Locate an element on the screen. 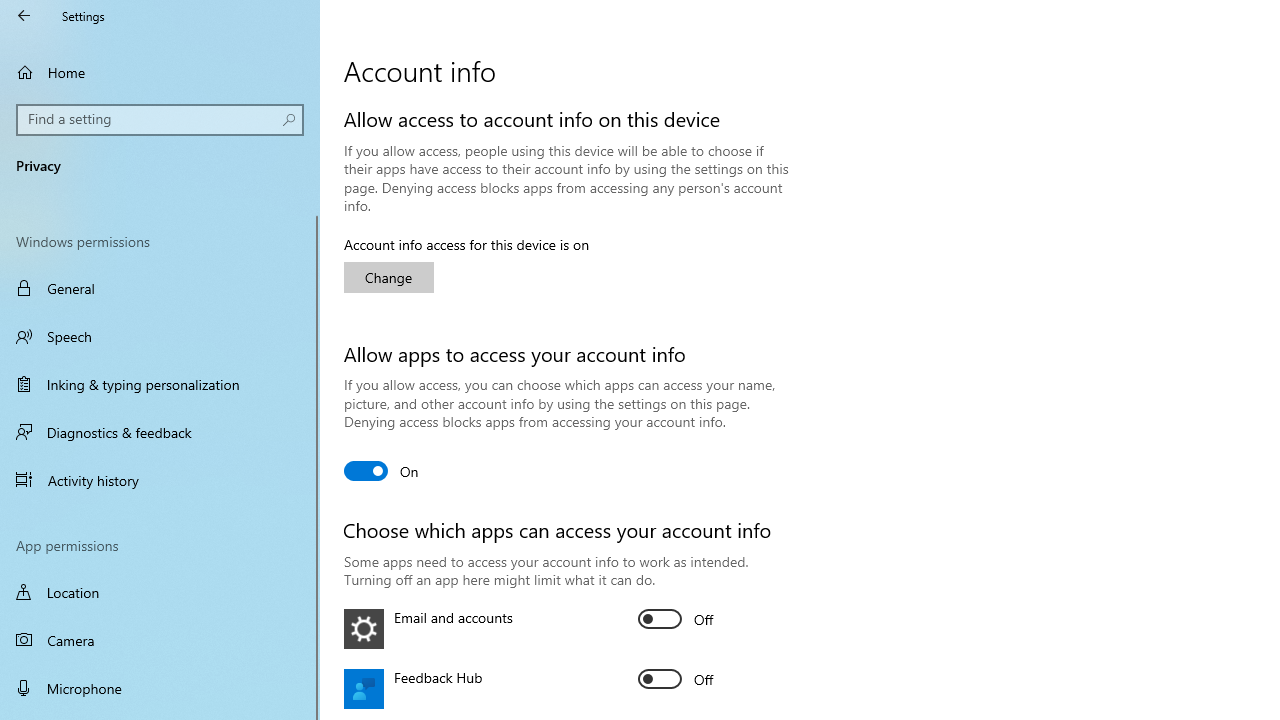  'Inking & typing personalization' is located at coordinates (160, 384).